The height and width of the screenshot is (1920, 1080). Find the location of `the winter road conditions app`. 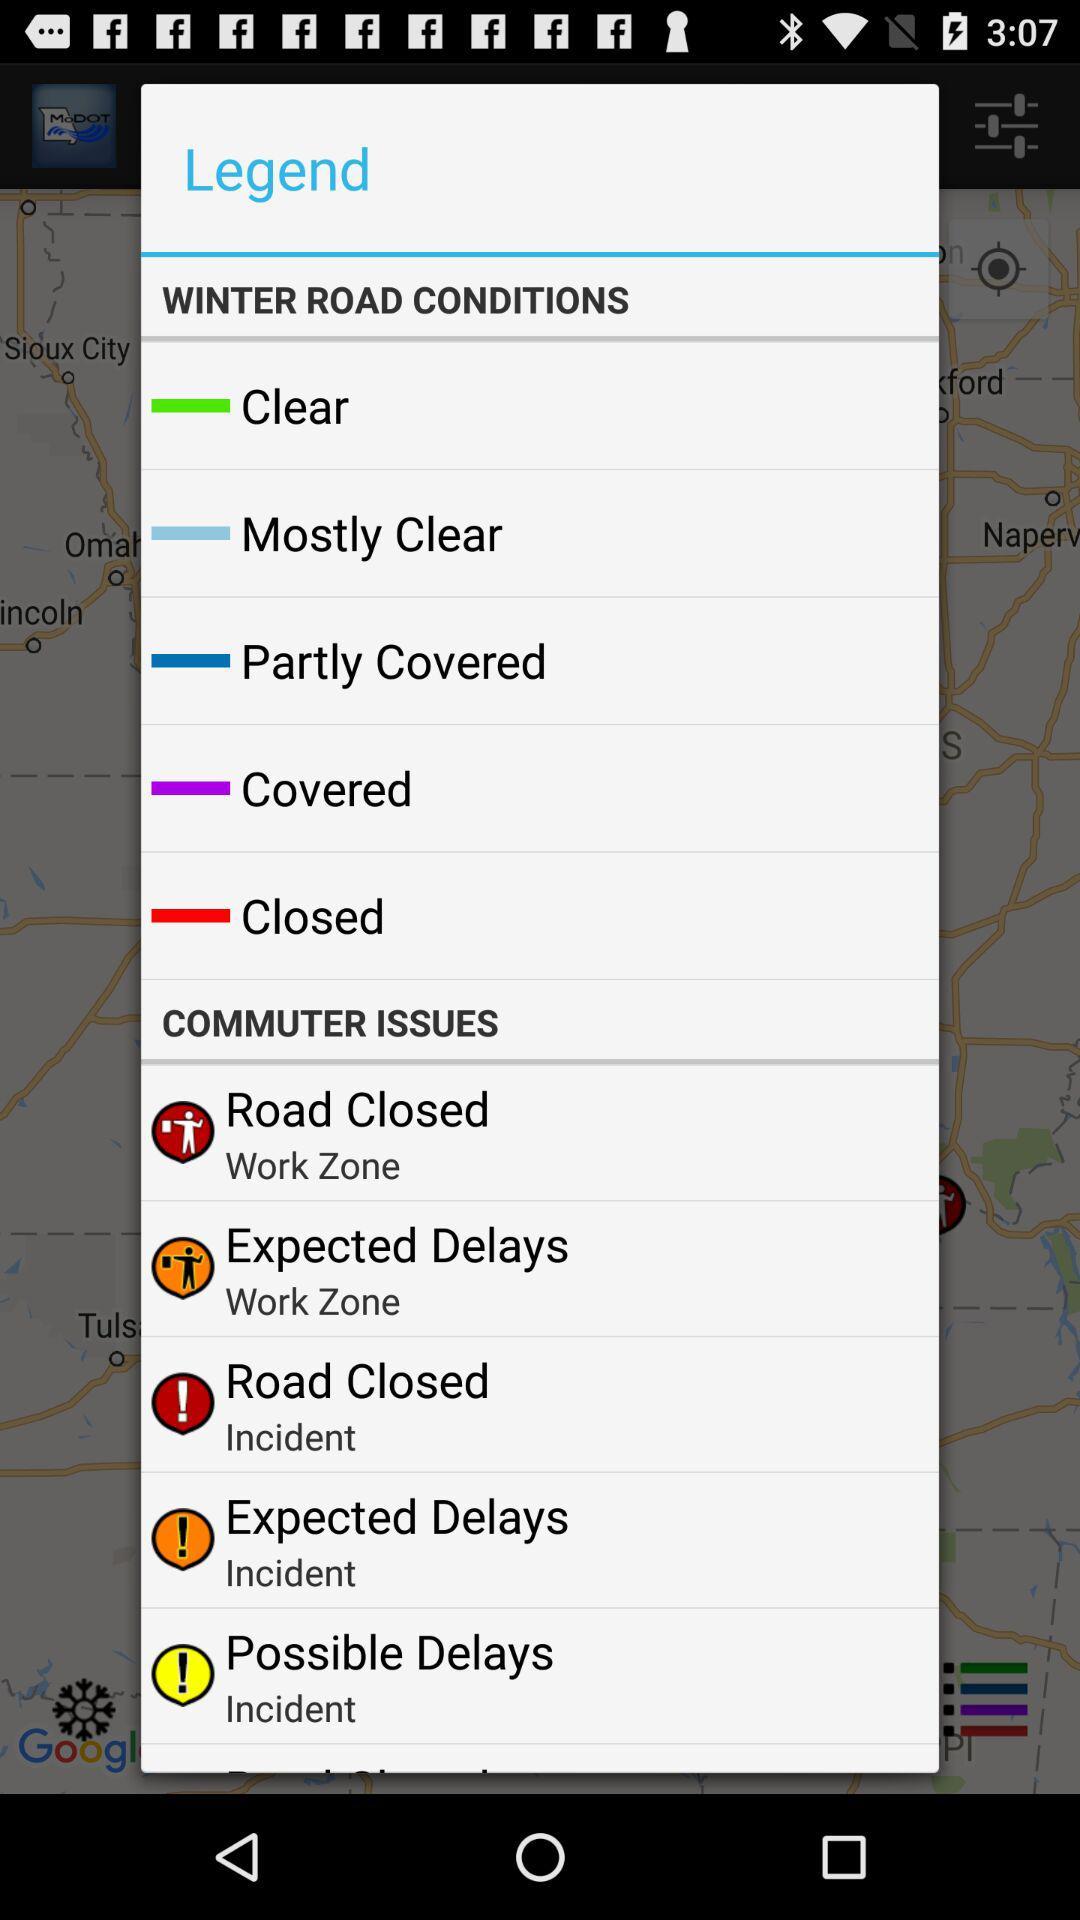

the winter road conditions app is located at coordinates (540, 298).